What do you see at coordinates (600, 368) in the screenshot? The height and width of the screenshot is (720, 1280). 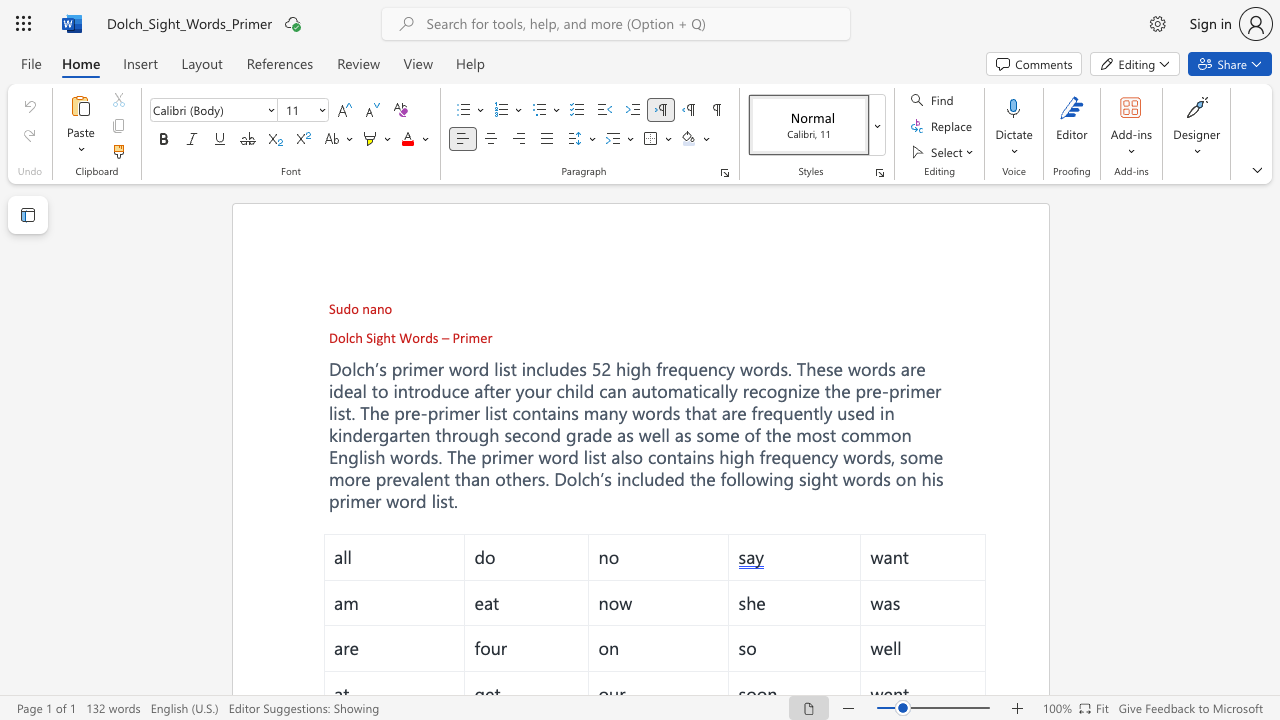 I see `the subset text "2 high frequency words. These words are ideal to introduce after your child can automatically re" within the text "Dolch’s primer word list includes 52 high frequency words. These words are ideal to introduce after your child can automatically recognize the pre-primer list. The pre-primer list"` at bounding box center [600, 368].